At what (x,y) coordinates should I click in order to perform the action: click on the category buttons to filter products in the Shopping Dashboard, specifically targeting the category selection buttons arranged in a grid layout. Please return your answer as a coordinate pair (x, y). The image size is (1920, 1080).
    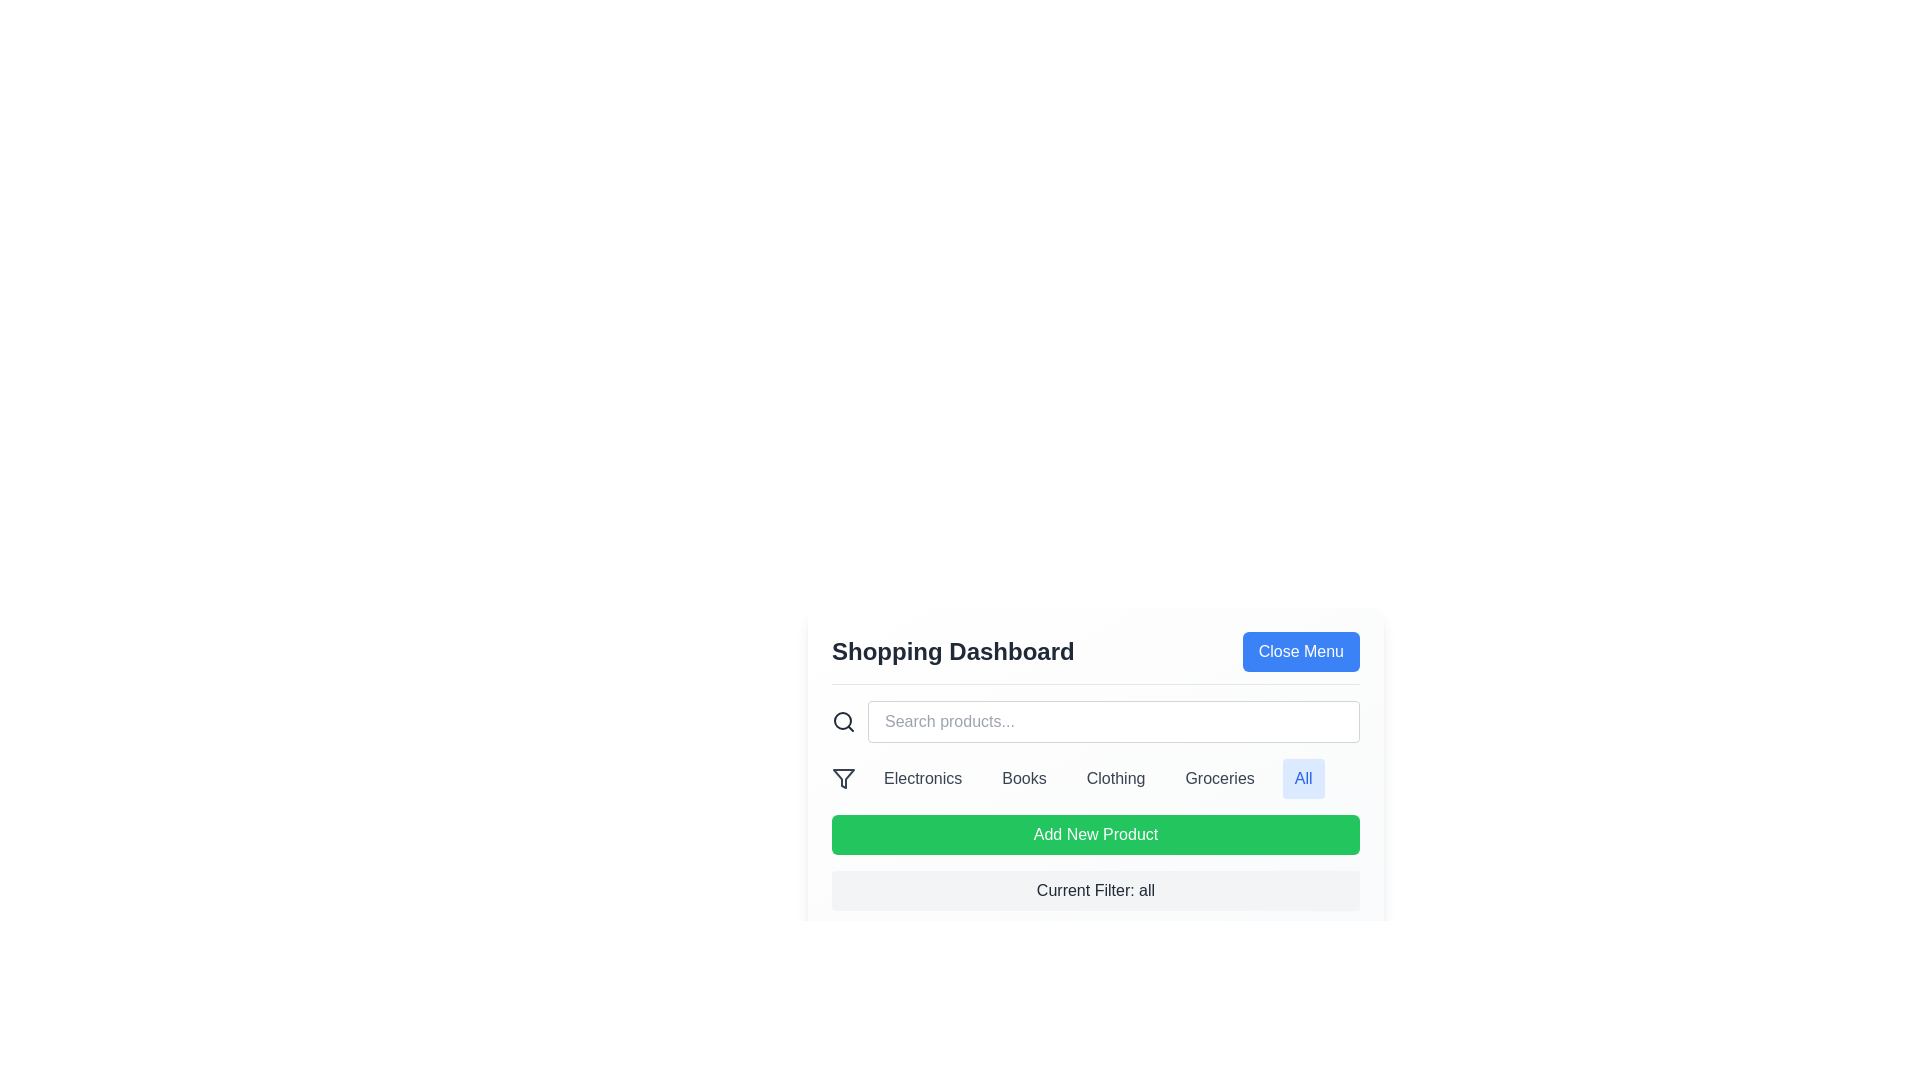
    Looking at the image, I should click on (1094, 777).